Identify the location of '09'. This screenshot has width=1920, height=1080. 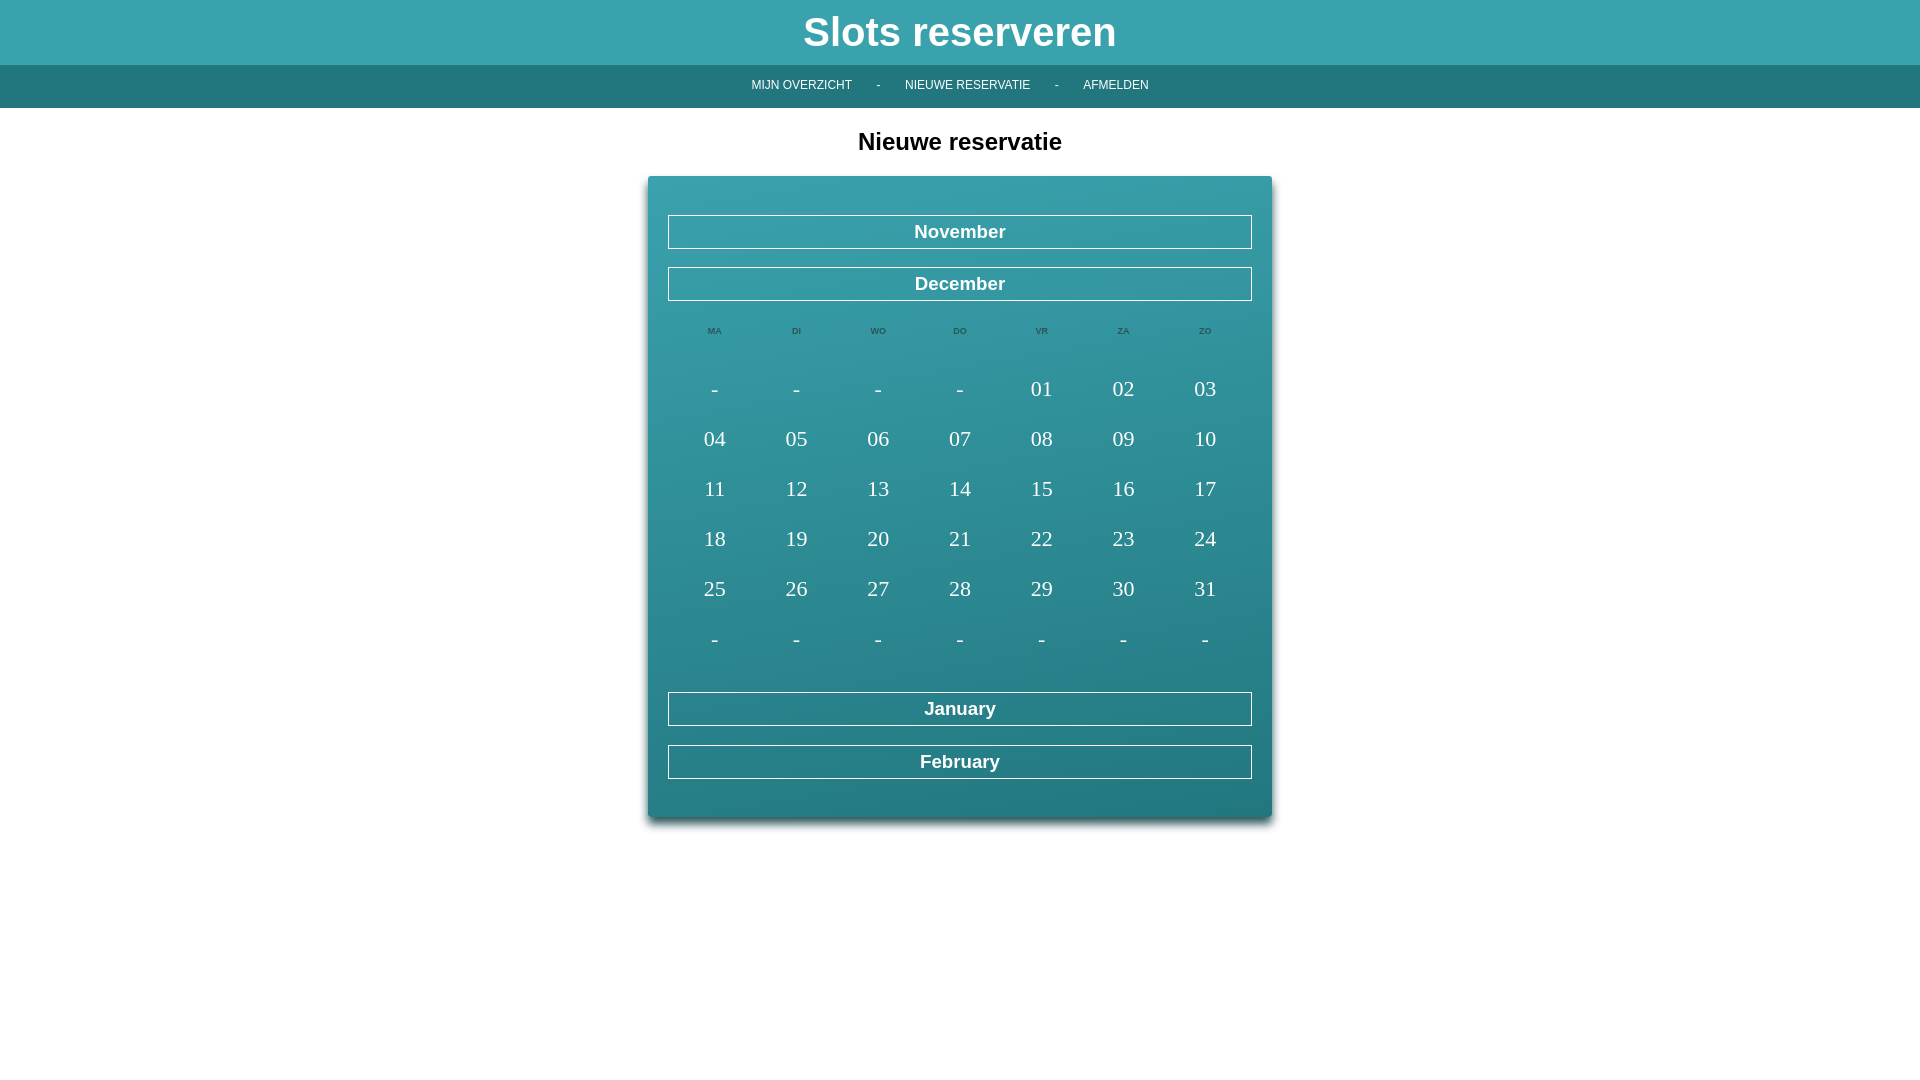
(1123, 439).